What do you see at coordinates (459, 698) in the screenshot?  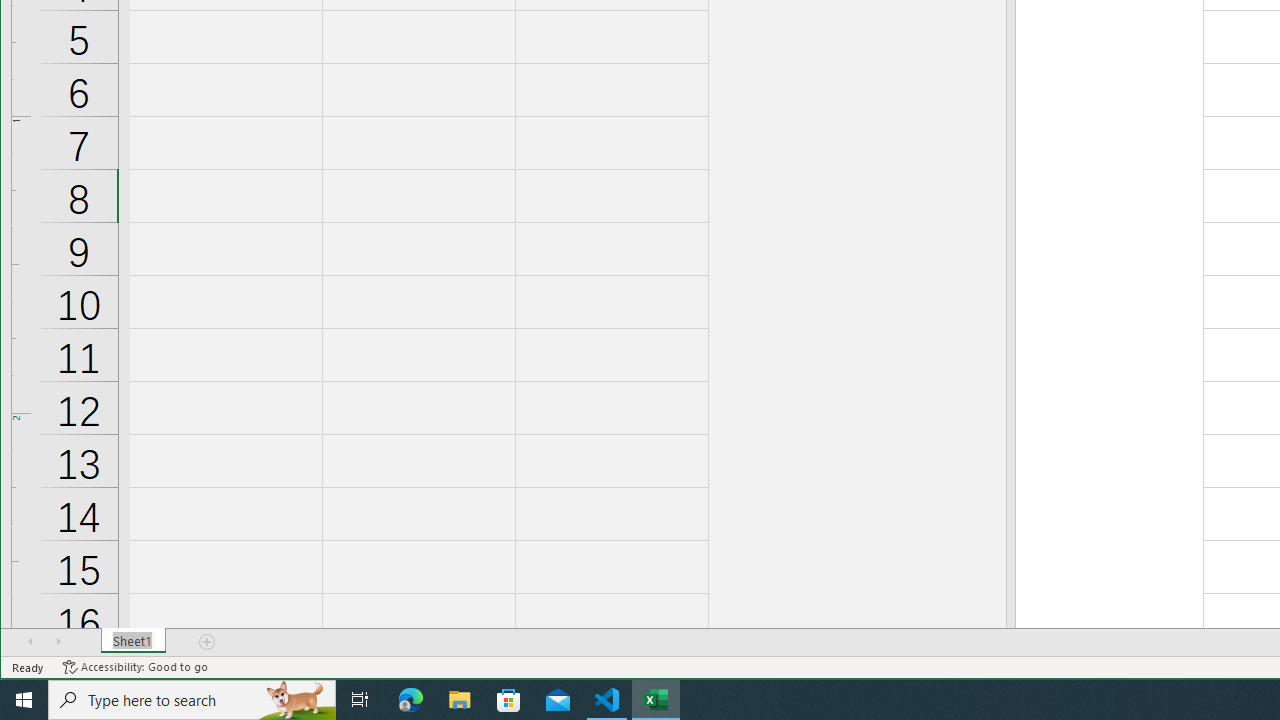 I see `'File Explorer'` at bounding box center [459, 698].